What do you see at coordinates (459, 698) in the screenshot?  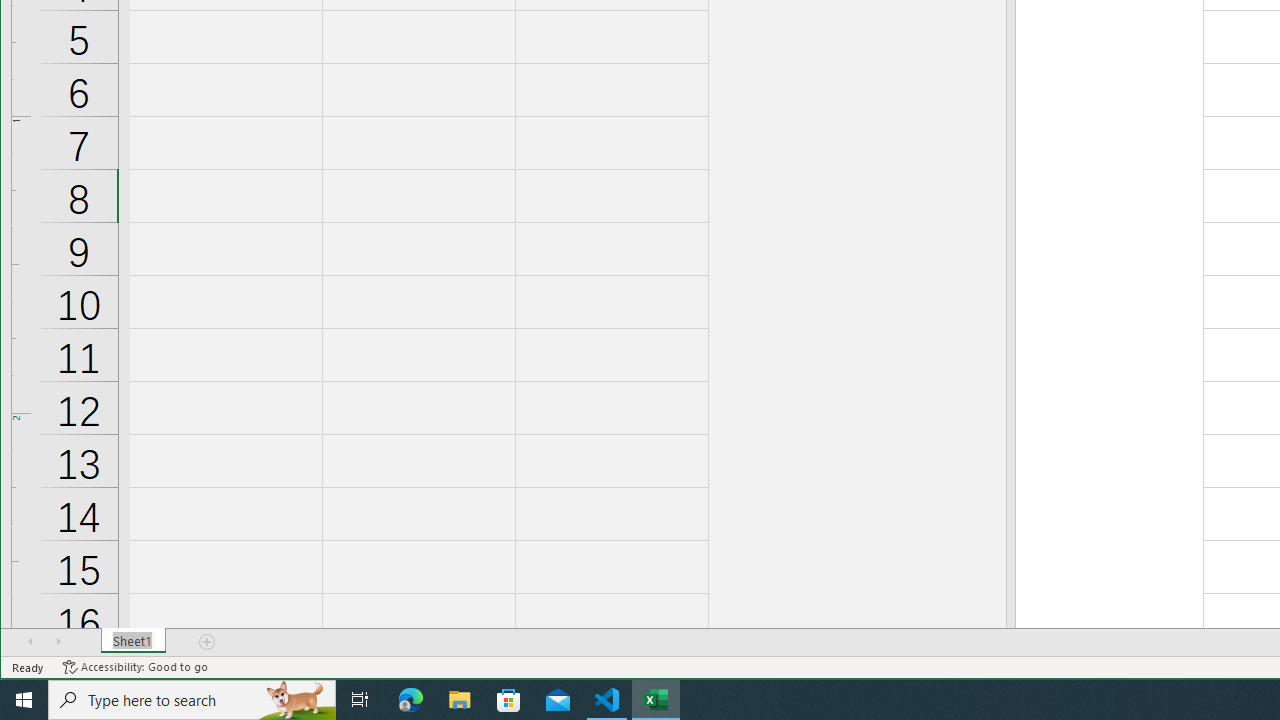 I see `'File Explorer'` at bounding box center [459, 698].